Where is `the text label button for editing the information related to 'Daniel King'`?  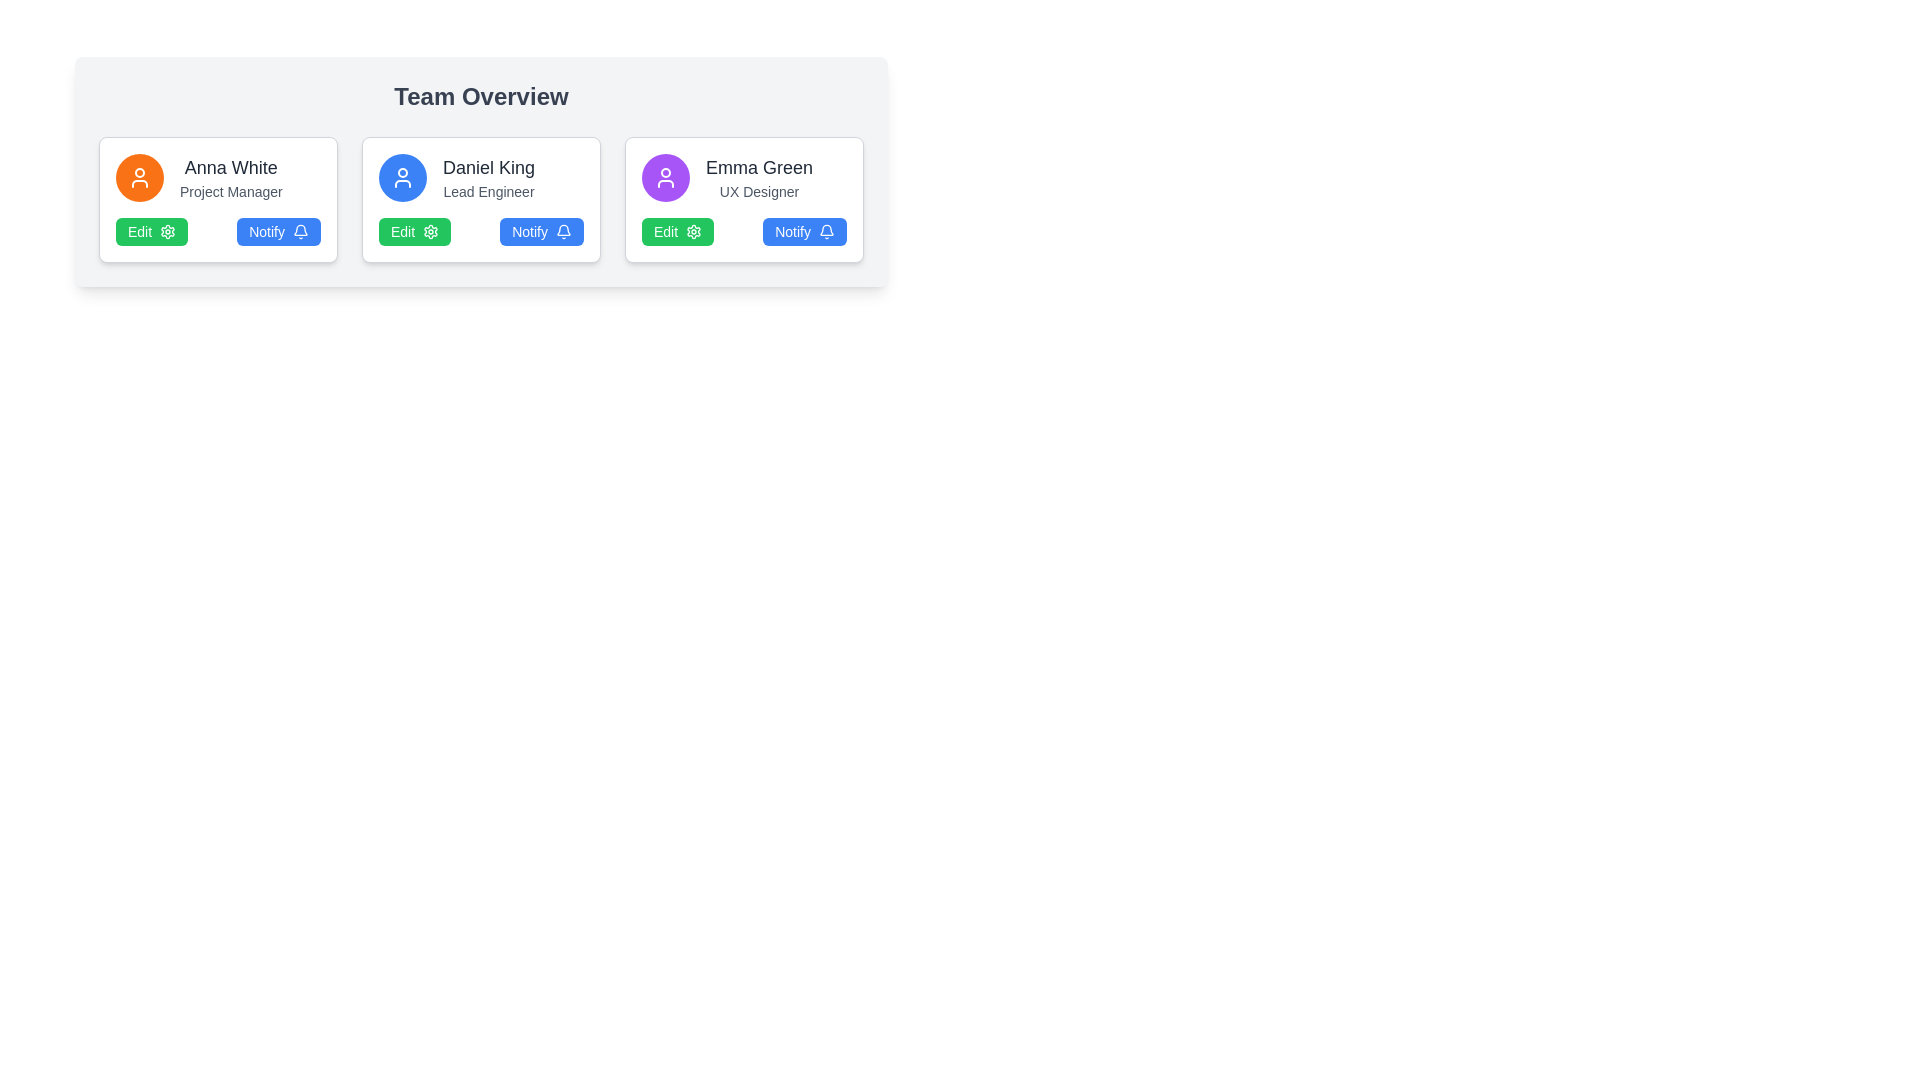
the text label button for editing the information related to 'Daniel King' is located at coordinates (402, 230).